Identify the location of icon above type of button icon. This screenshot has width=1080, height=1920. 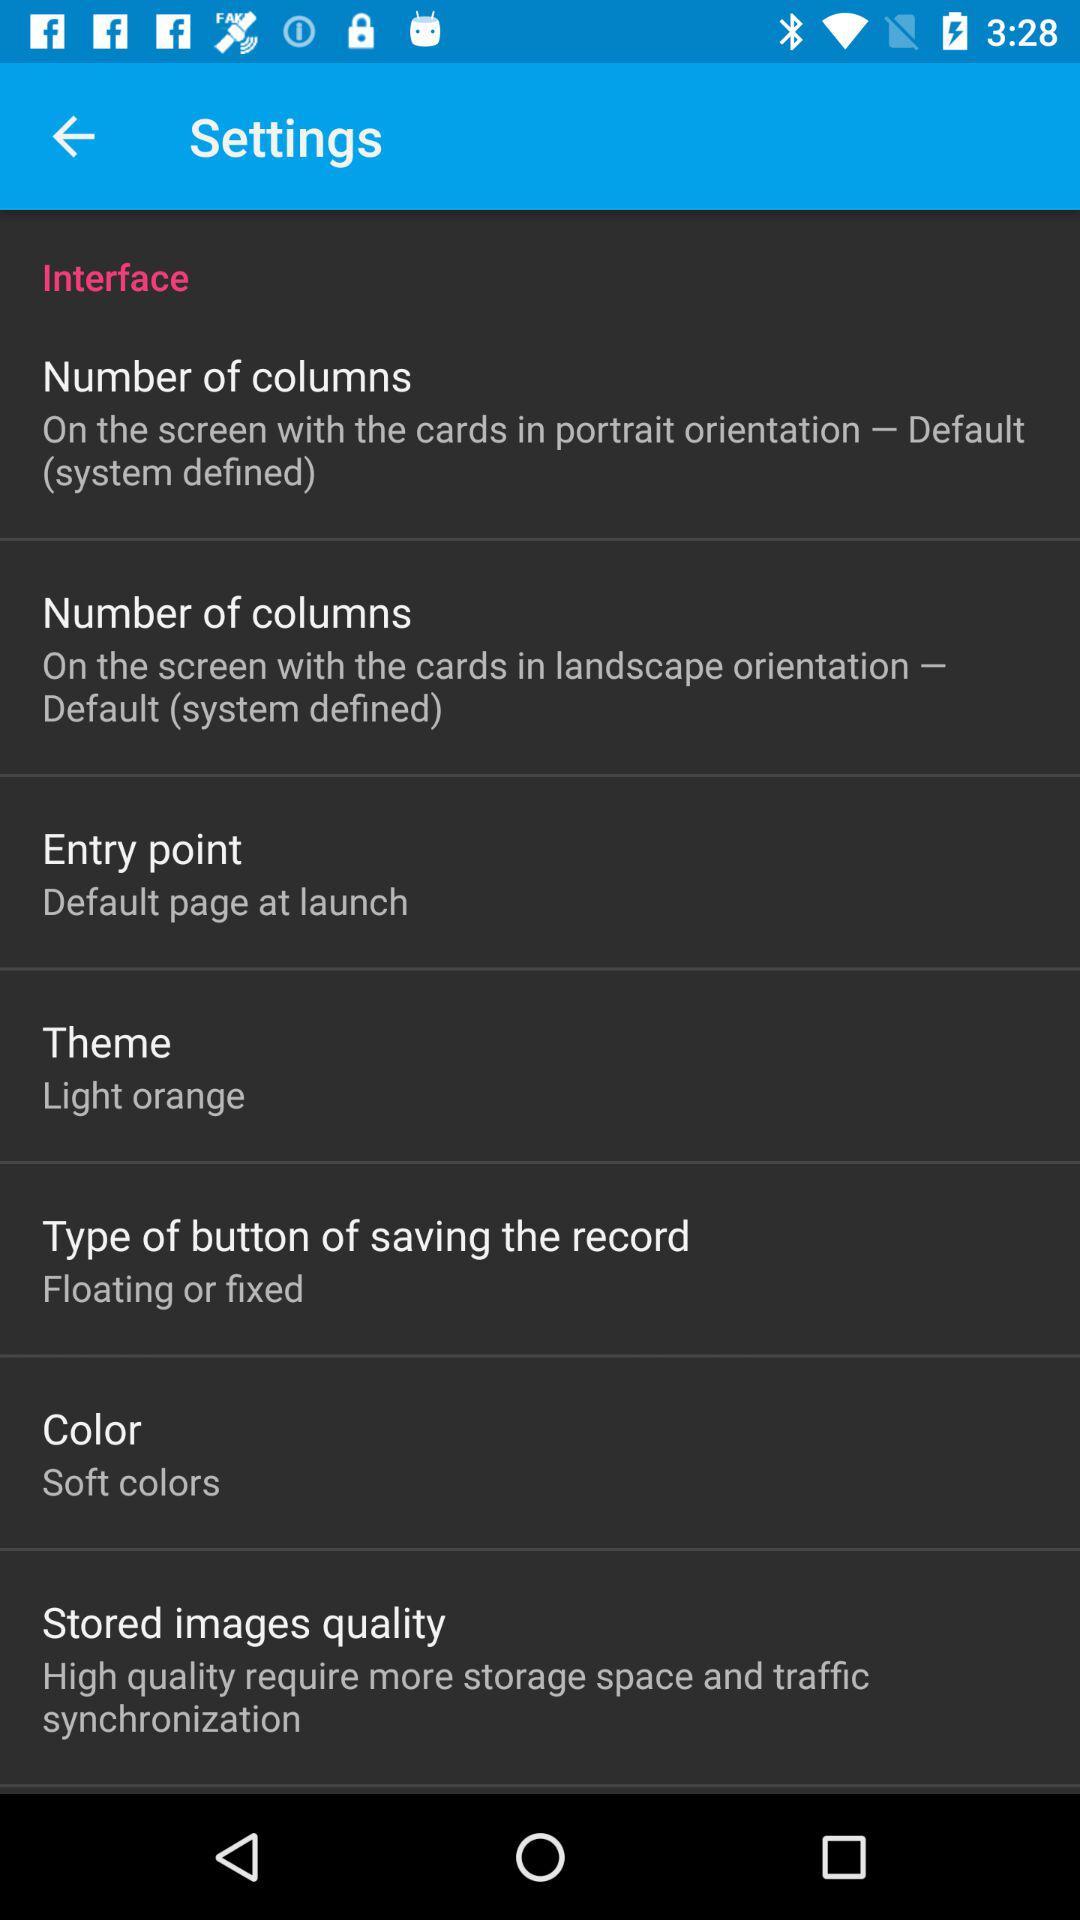
(142, 1093).